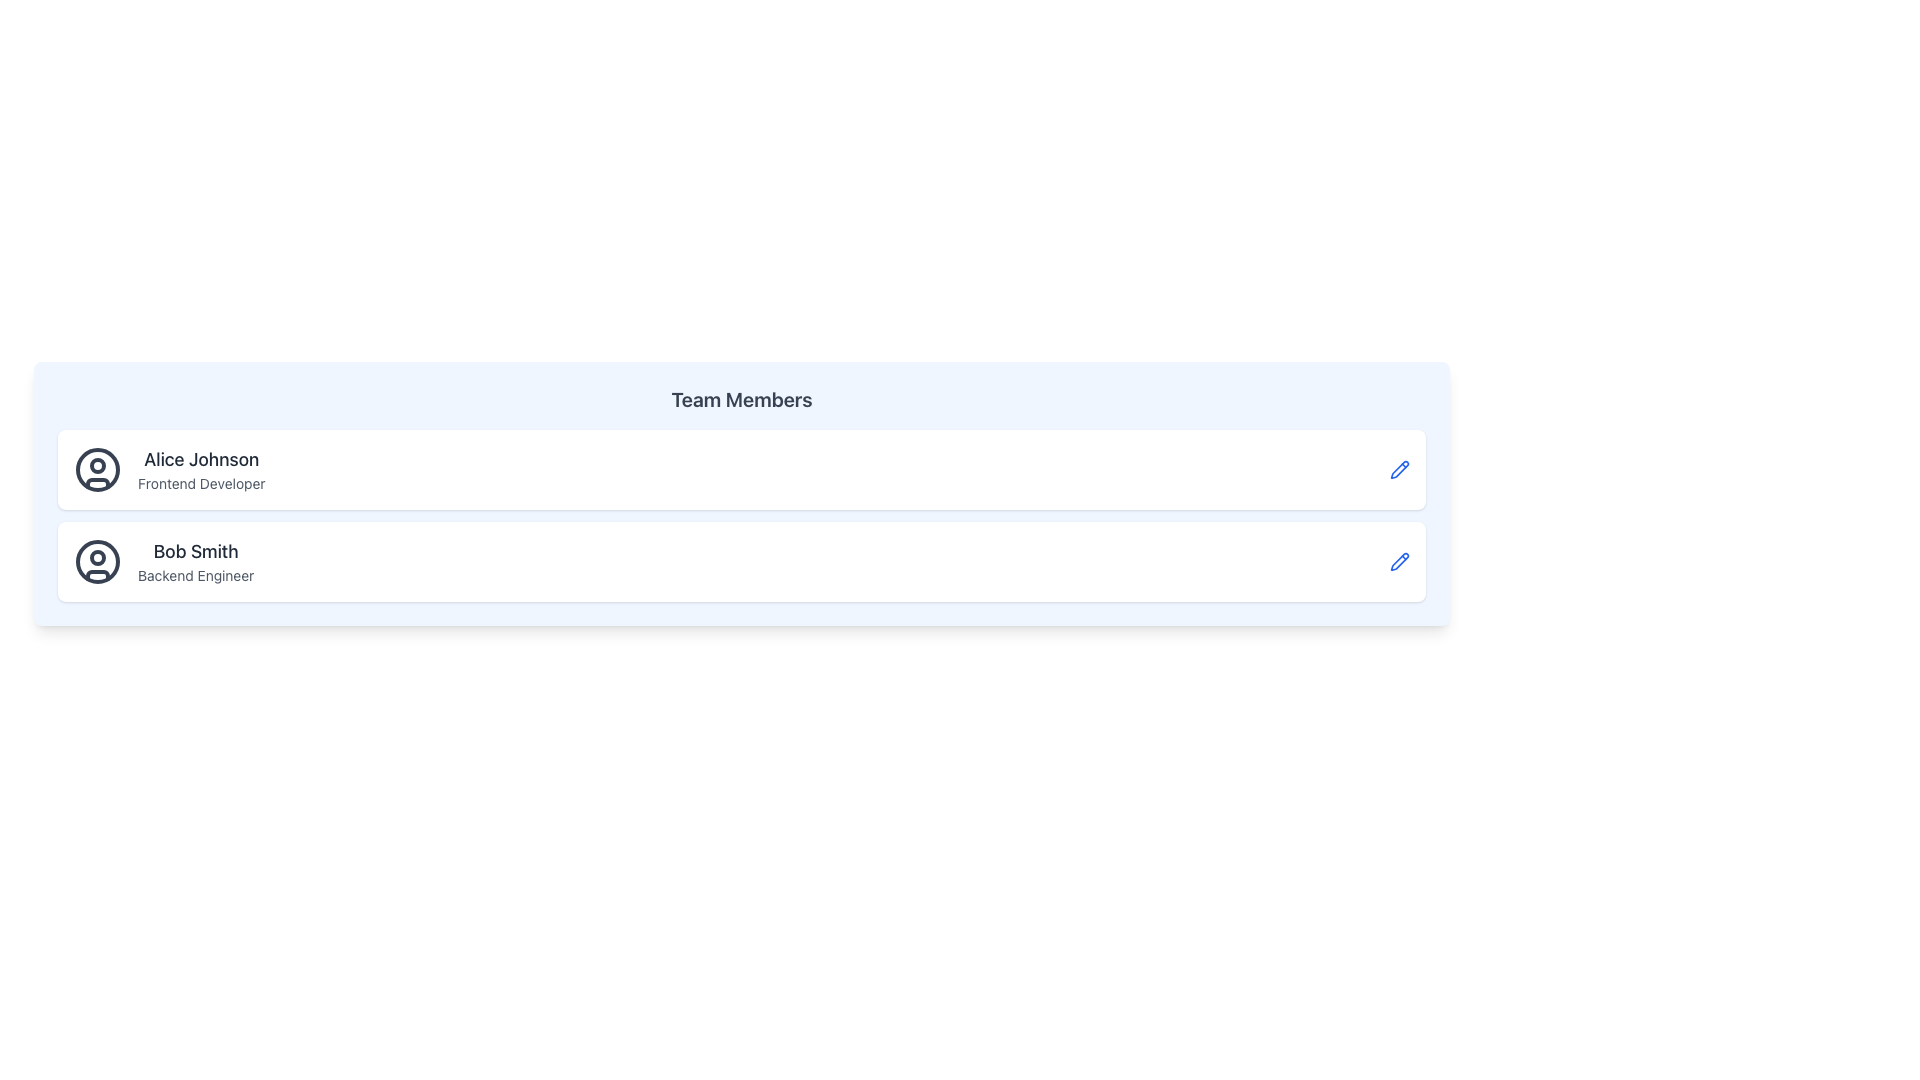  What do you see at coordinates (1399, 562) in the screenshot?
I see `the edit button (pencil icon) located at the extreme right end of the second card for 'Bob Smith, Backend Engineer' to initiate editing` at bounding box center [1399, 562].